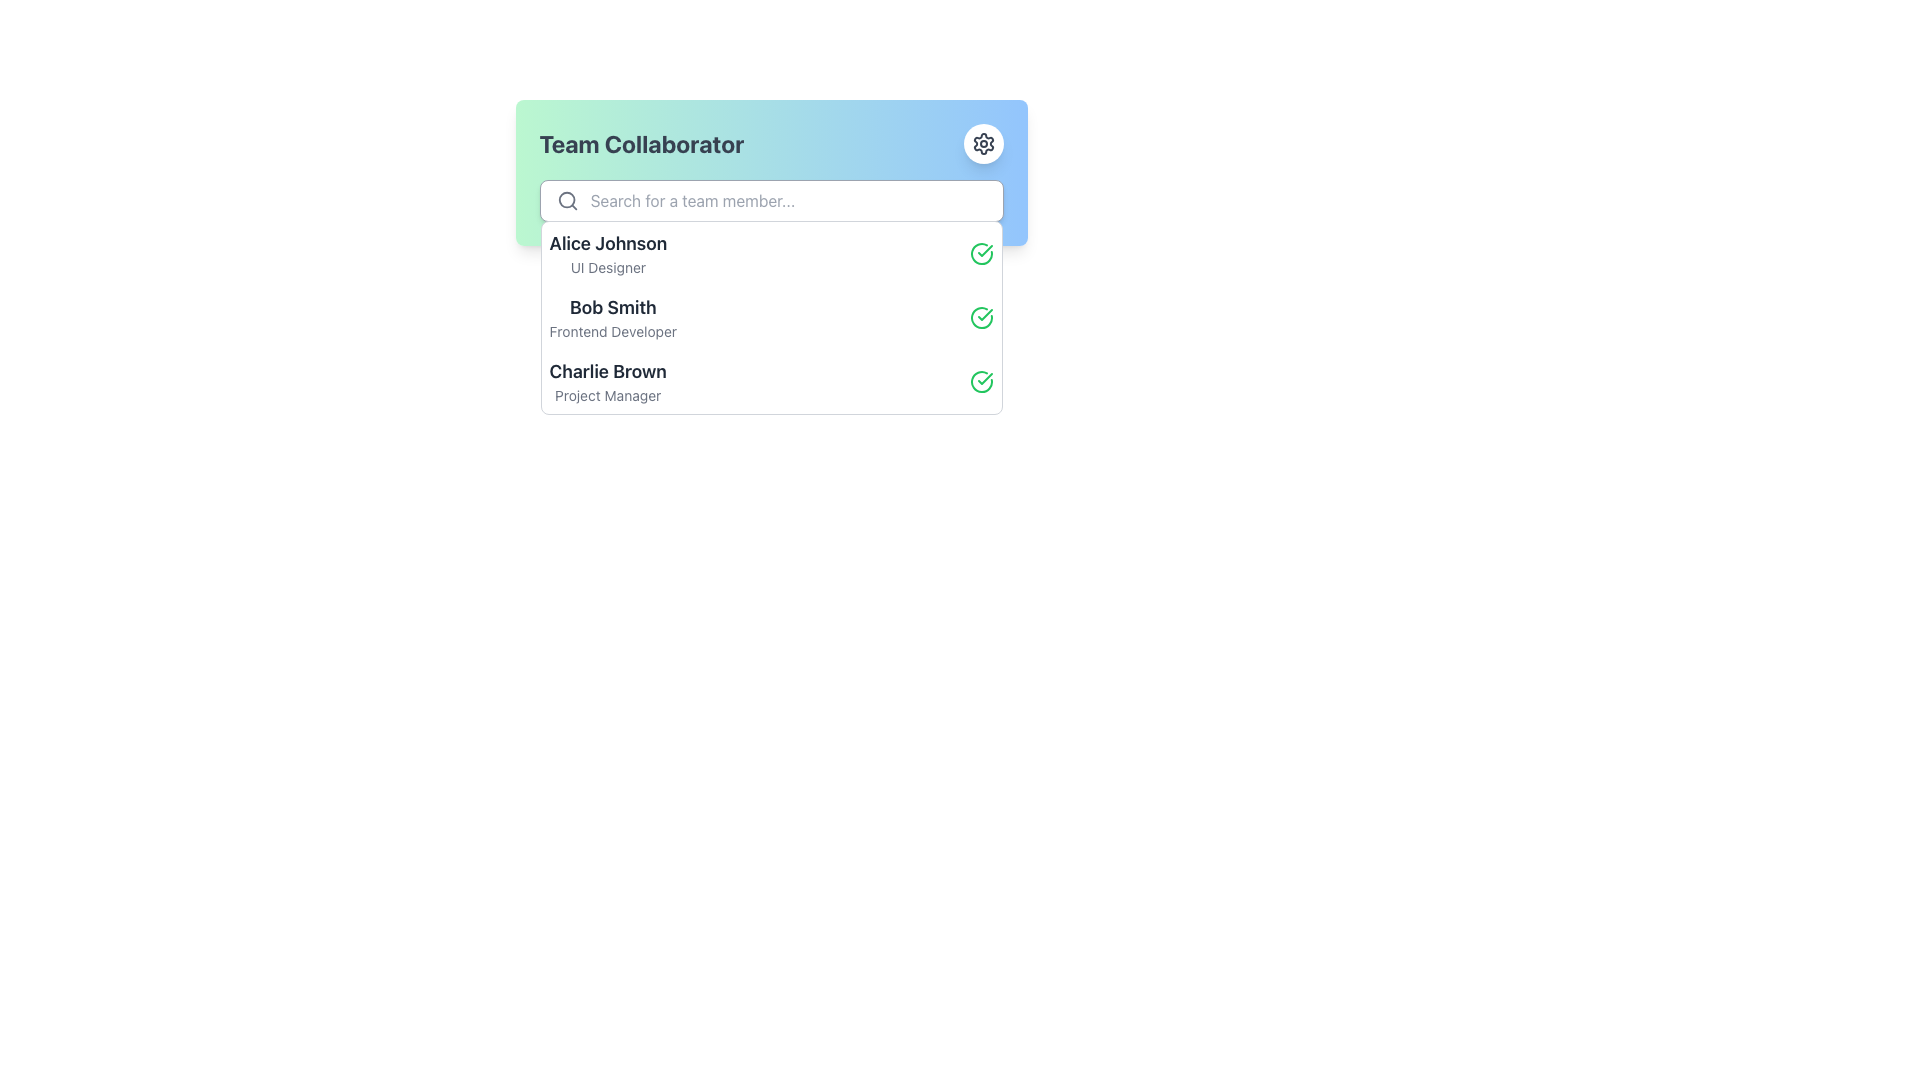 The width and height of the screenshot is (1920, 1080). Describe the element at coordinates (983, 142) in the screenshot. I see `the gear icon in the top-right corner of the layout` at that location.